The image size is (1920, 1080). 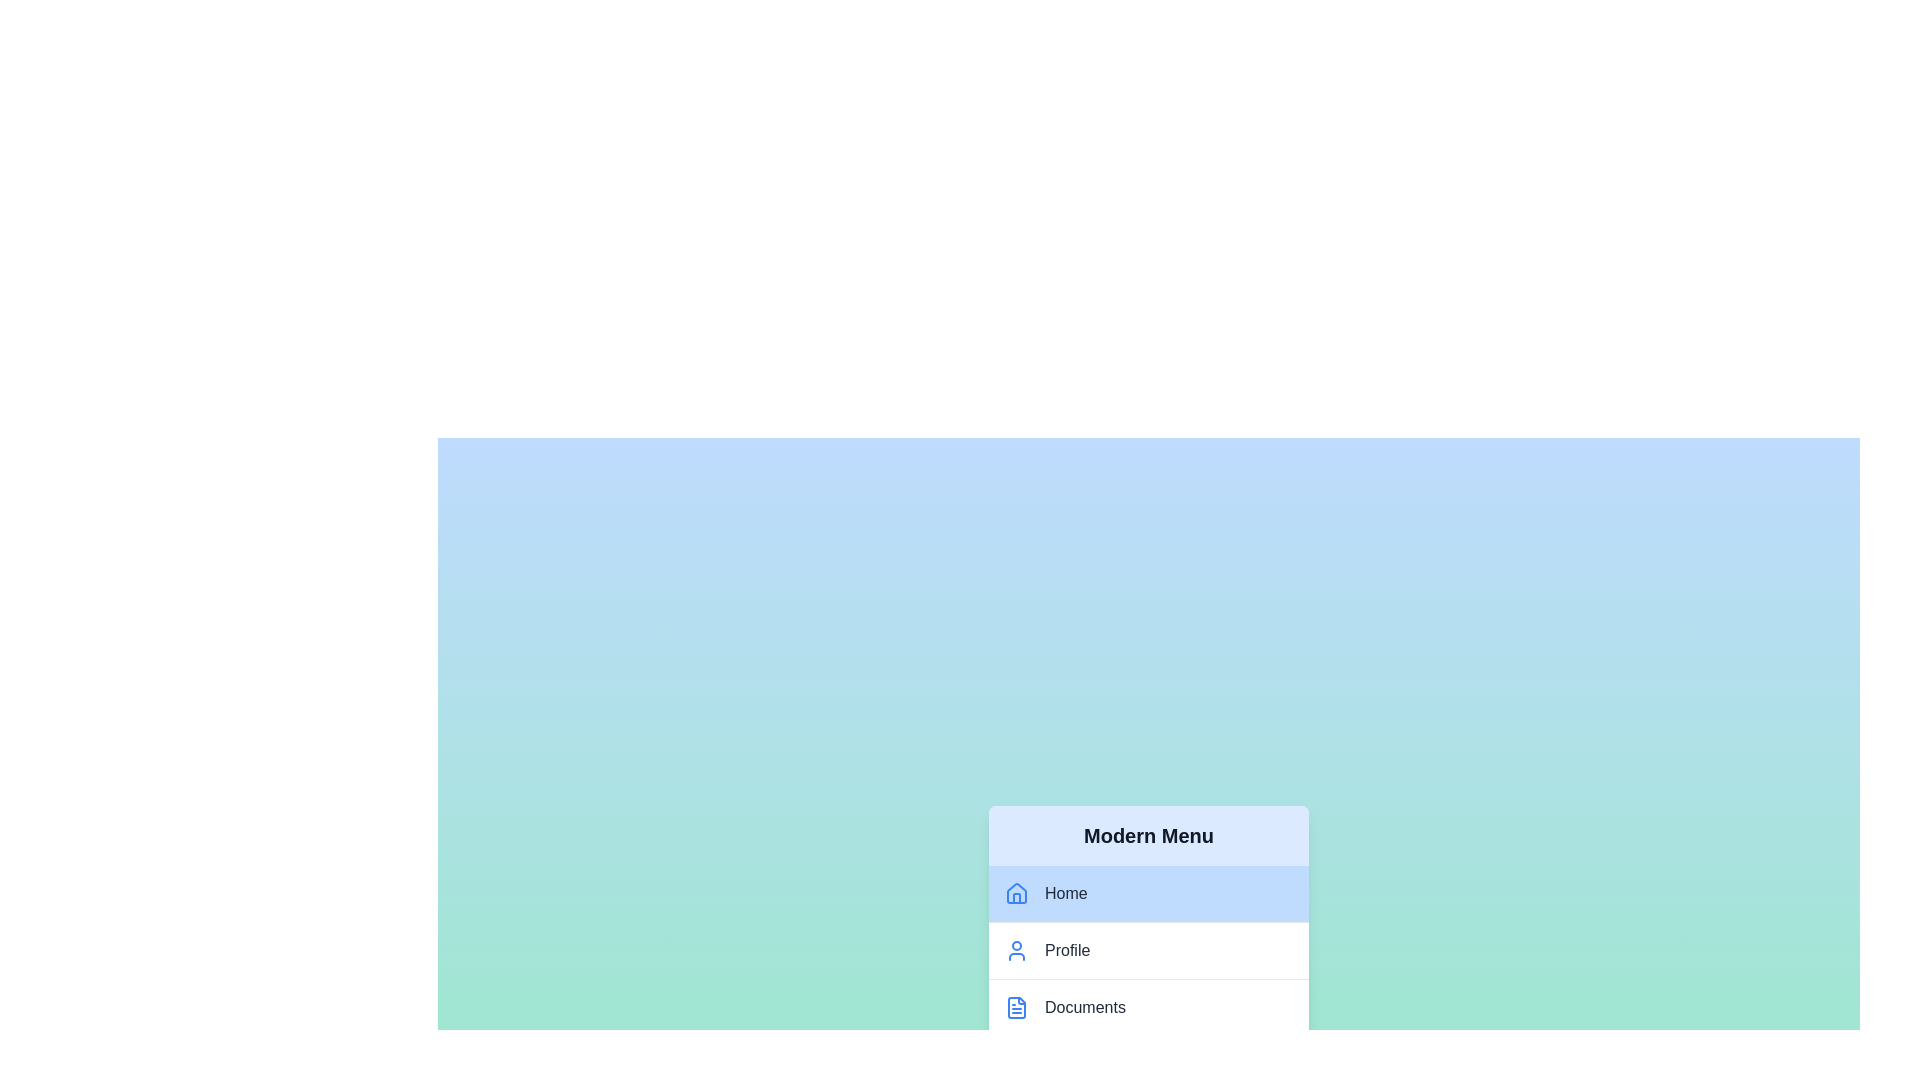 What do you see at coordinates (1148, 893) in the screenshot?
I see `the menu item labeled Home to navigate to the corresponding view` at bounding box center [1148, 893].